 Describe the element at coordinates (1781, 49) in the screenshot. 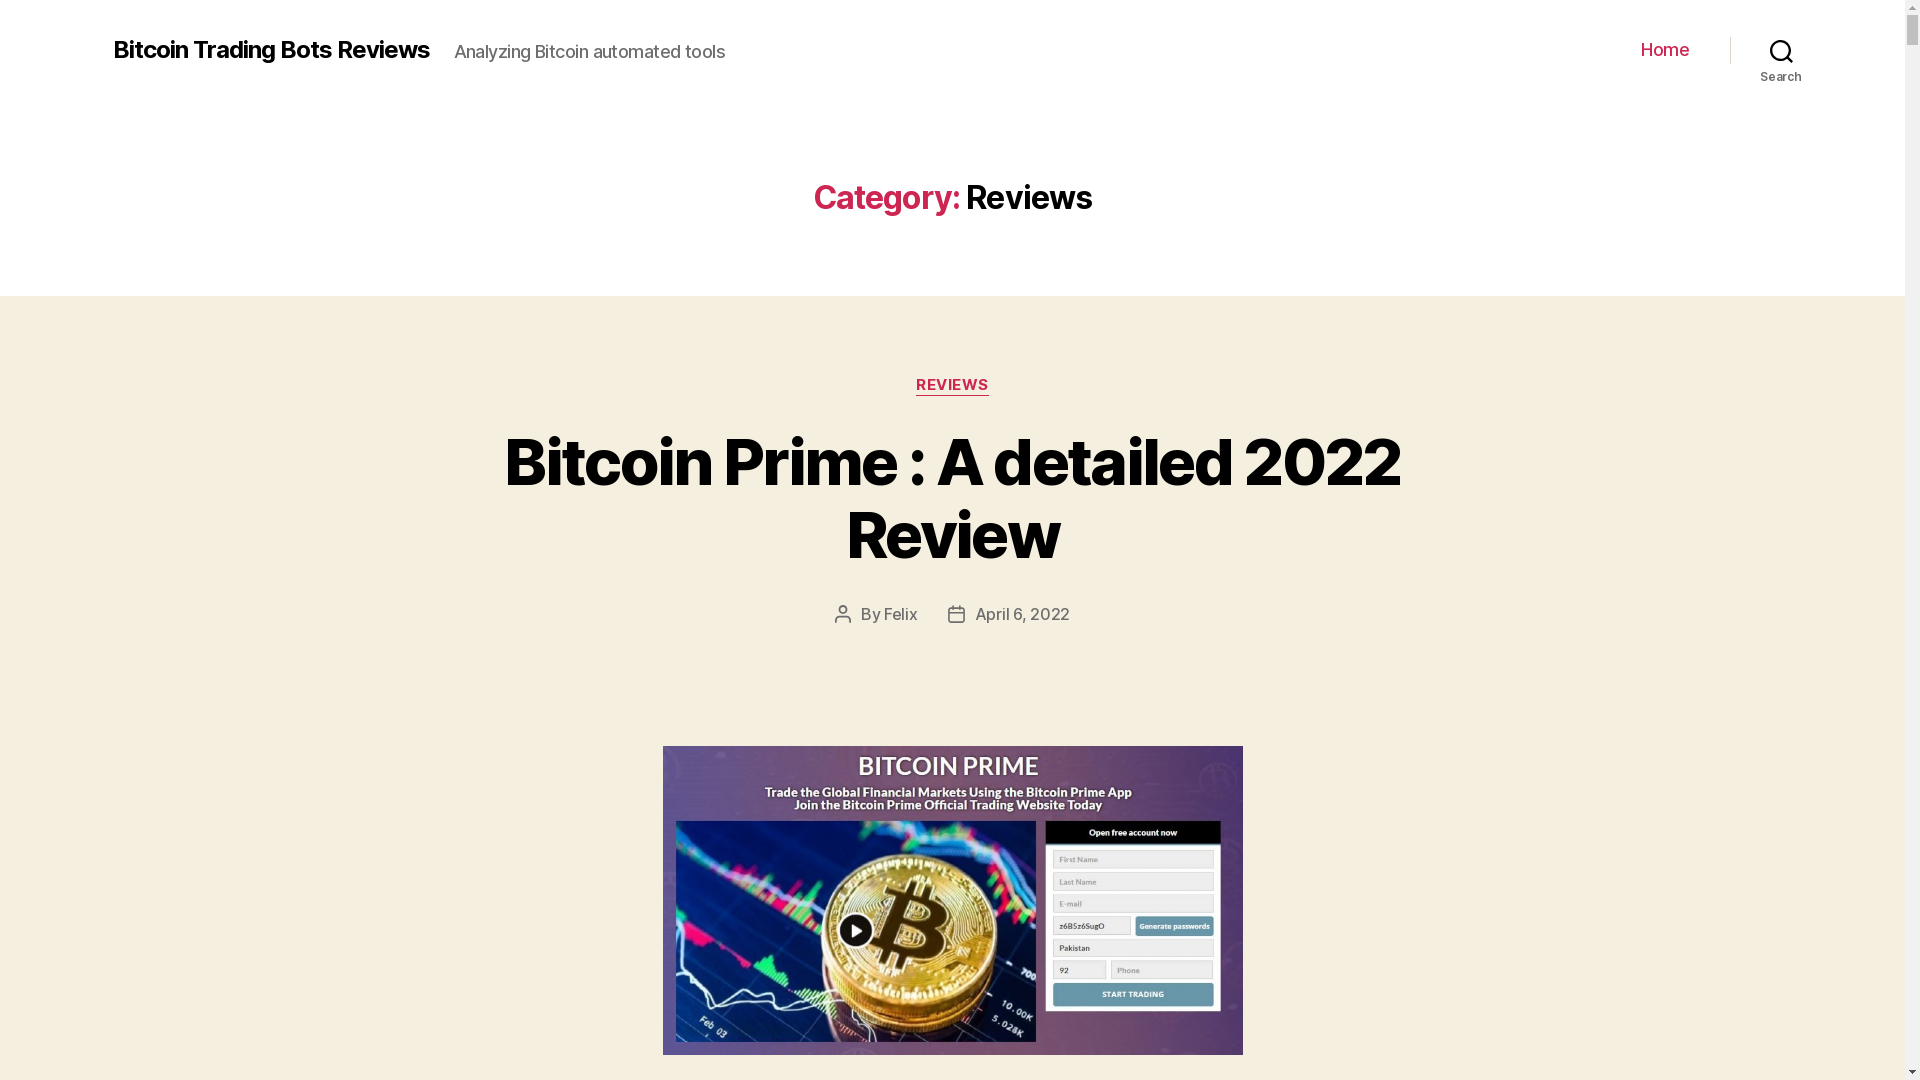

I see `'Search'` at that location.